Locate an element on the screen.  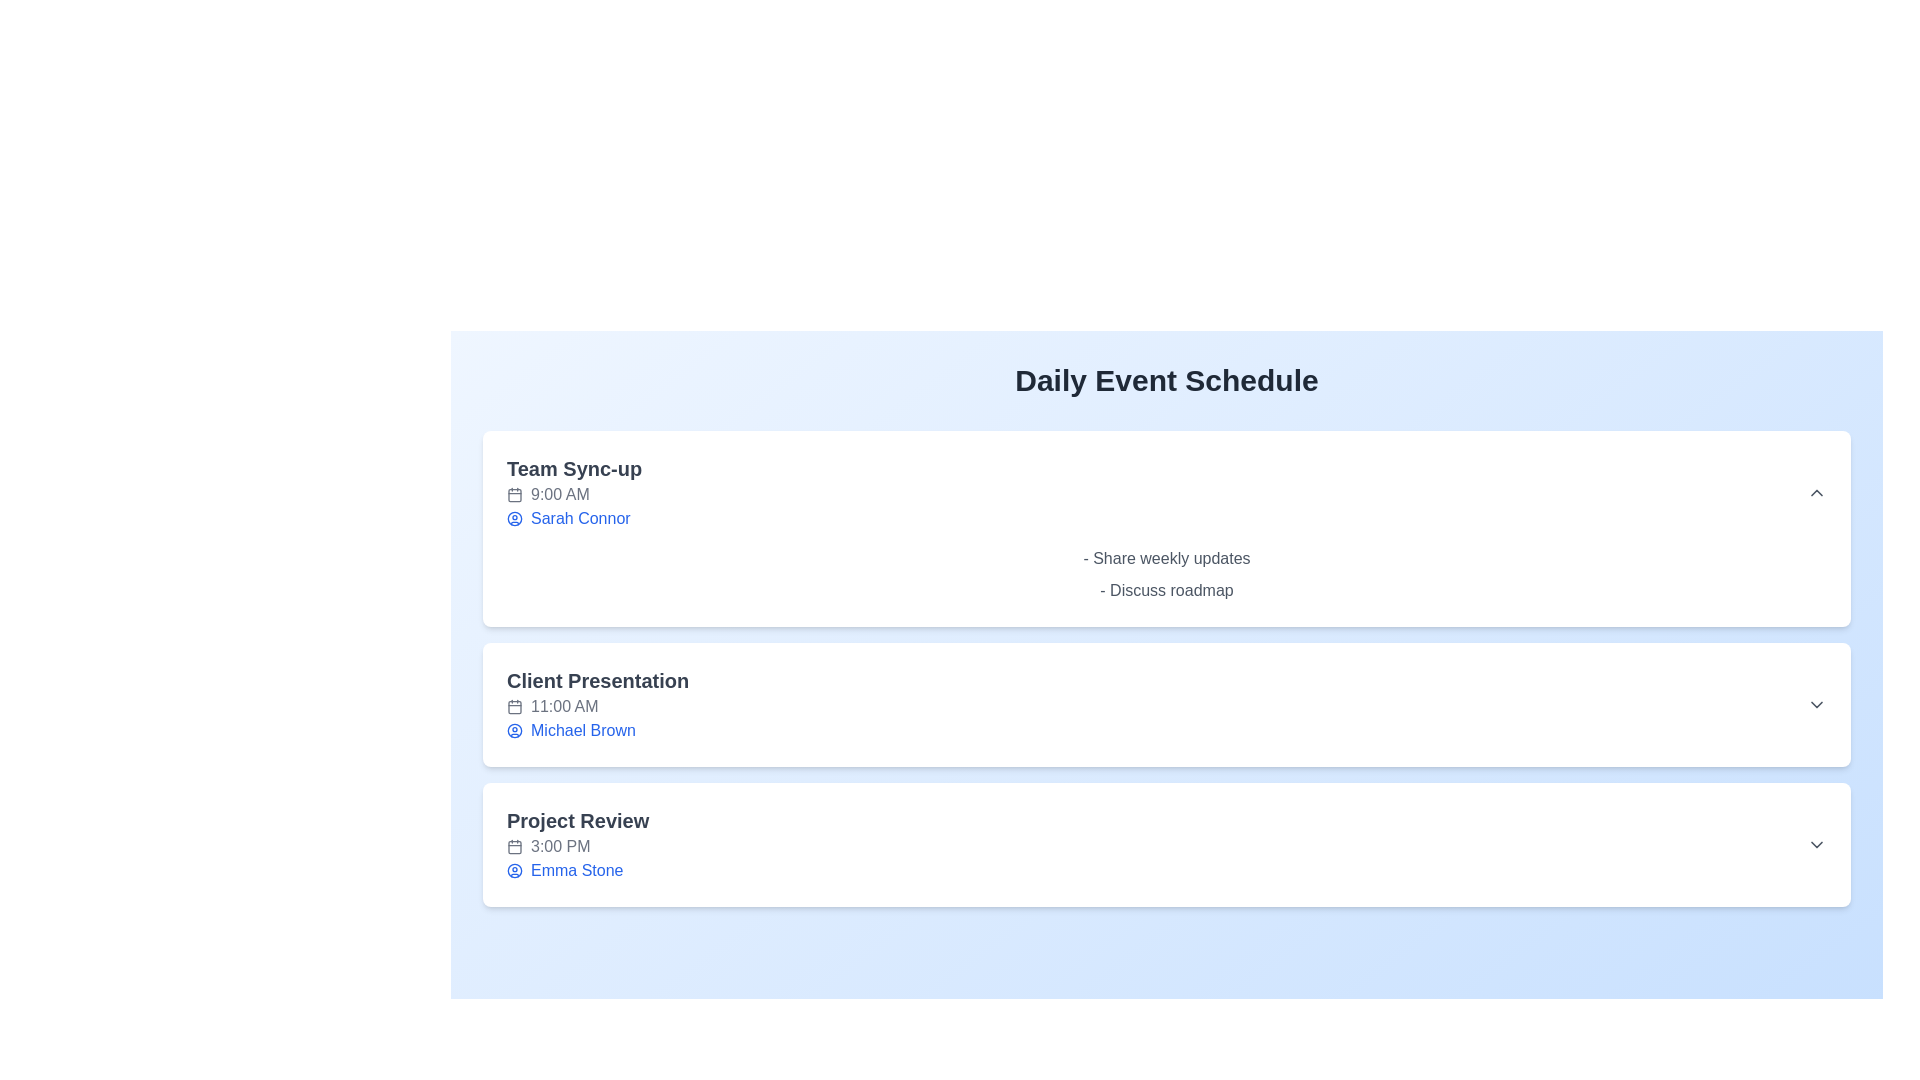
the circular user profile icon located to the left of the text 'Emma Stone' in the bottom-most card of the schedule list for the 3:00 PM event labeled 'Project Review' is located at coordinates (514, 870).